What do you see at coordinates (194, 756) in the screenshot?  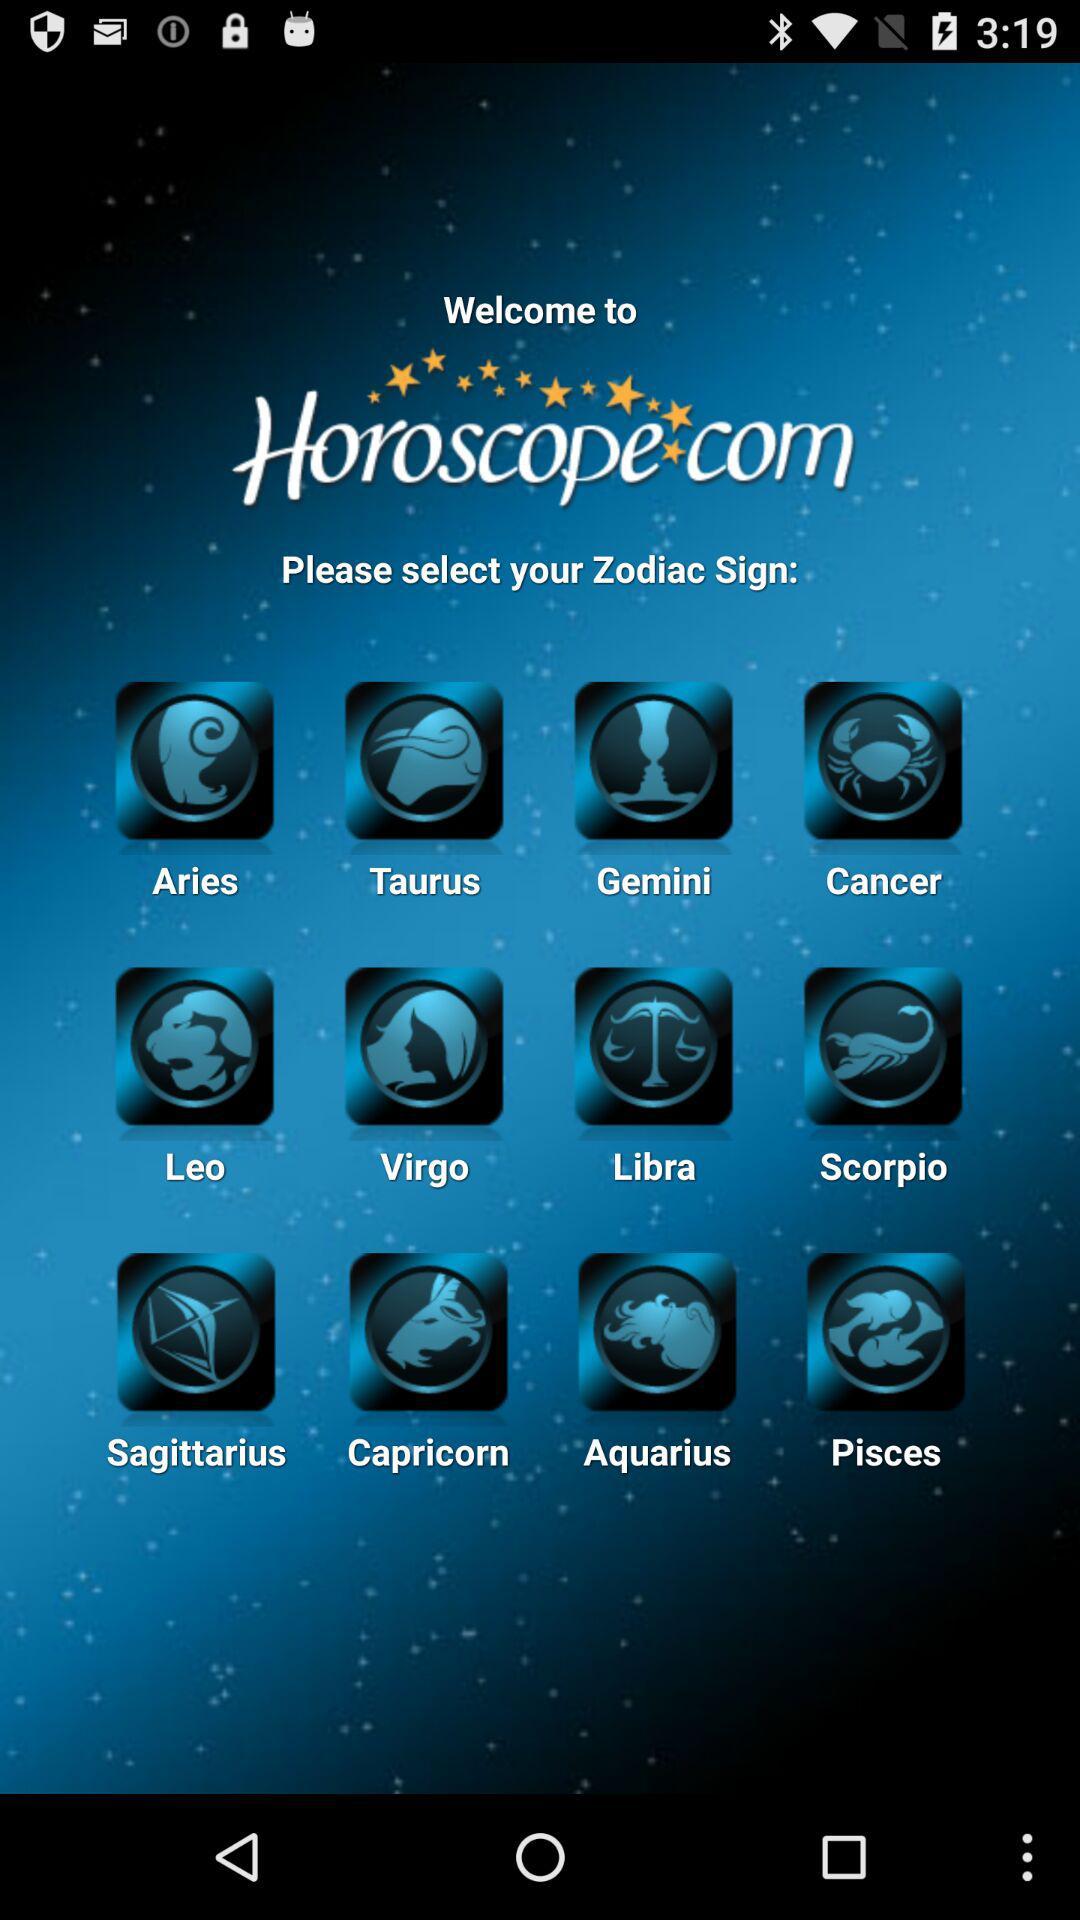 I see `aries` at bounding box center [194, 756].